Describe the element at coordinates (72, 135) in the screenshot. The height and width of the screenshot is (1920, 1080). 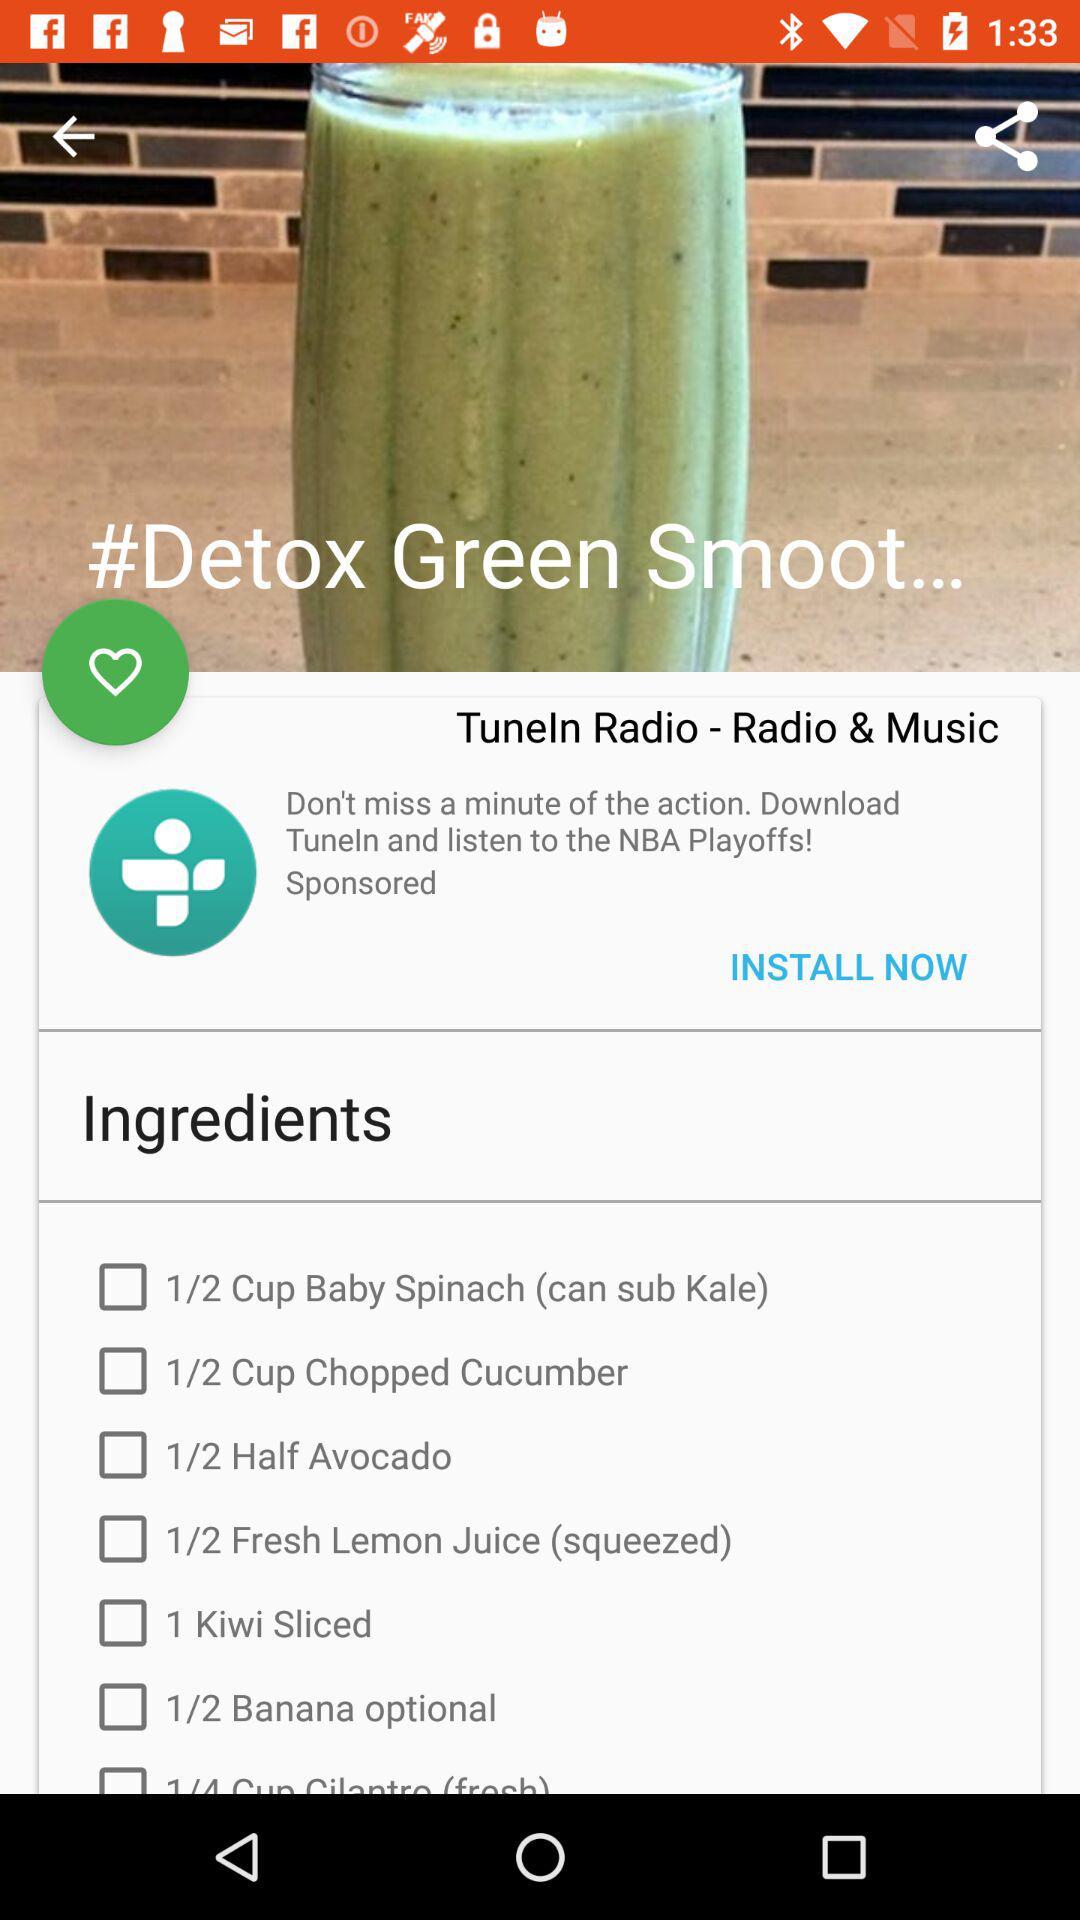
I see `the icon at the top left corner` at that location.